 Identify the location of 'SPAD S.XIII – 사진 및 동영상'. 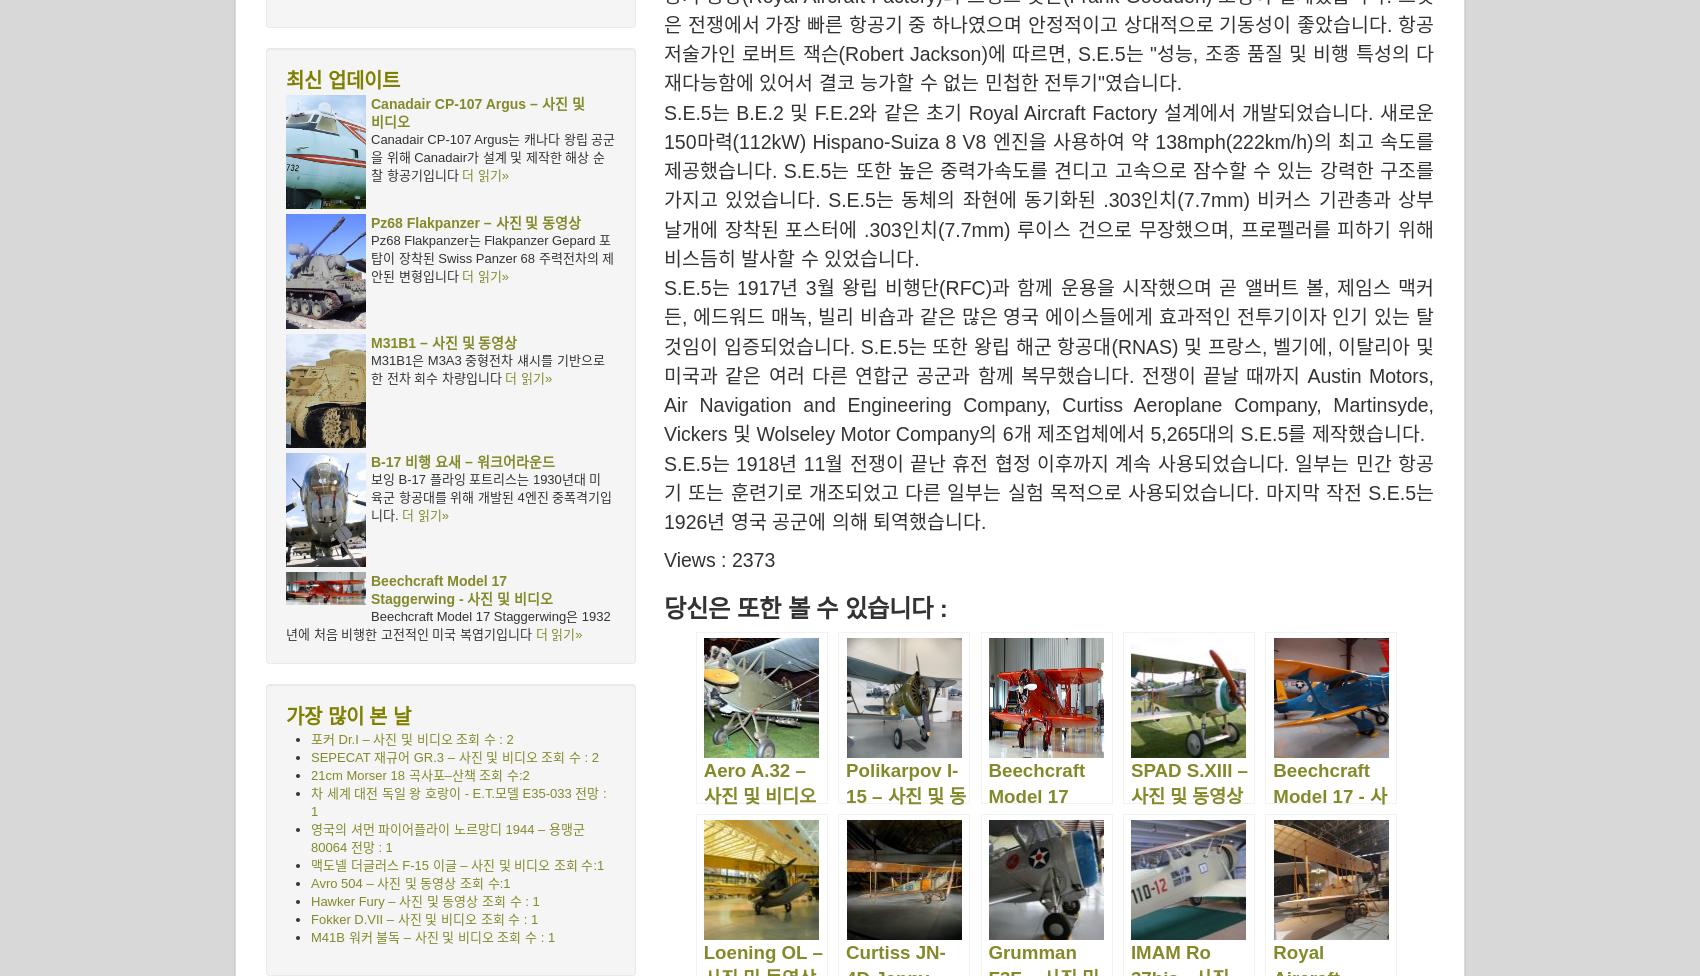
(1187, 783).